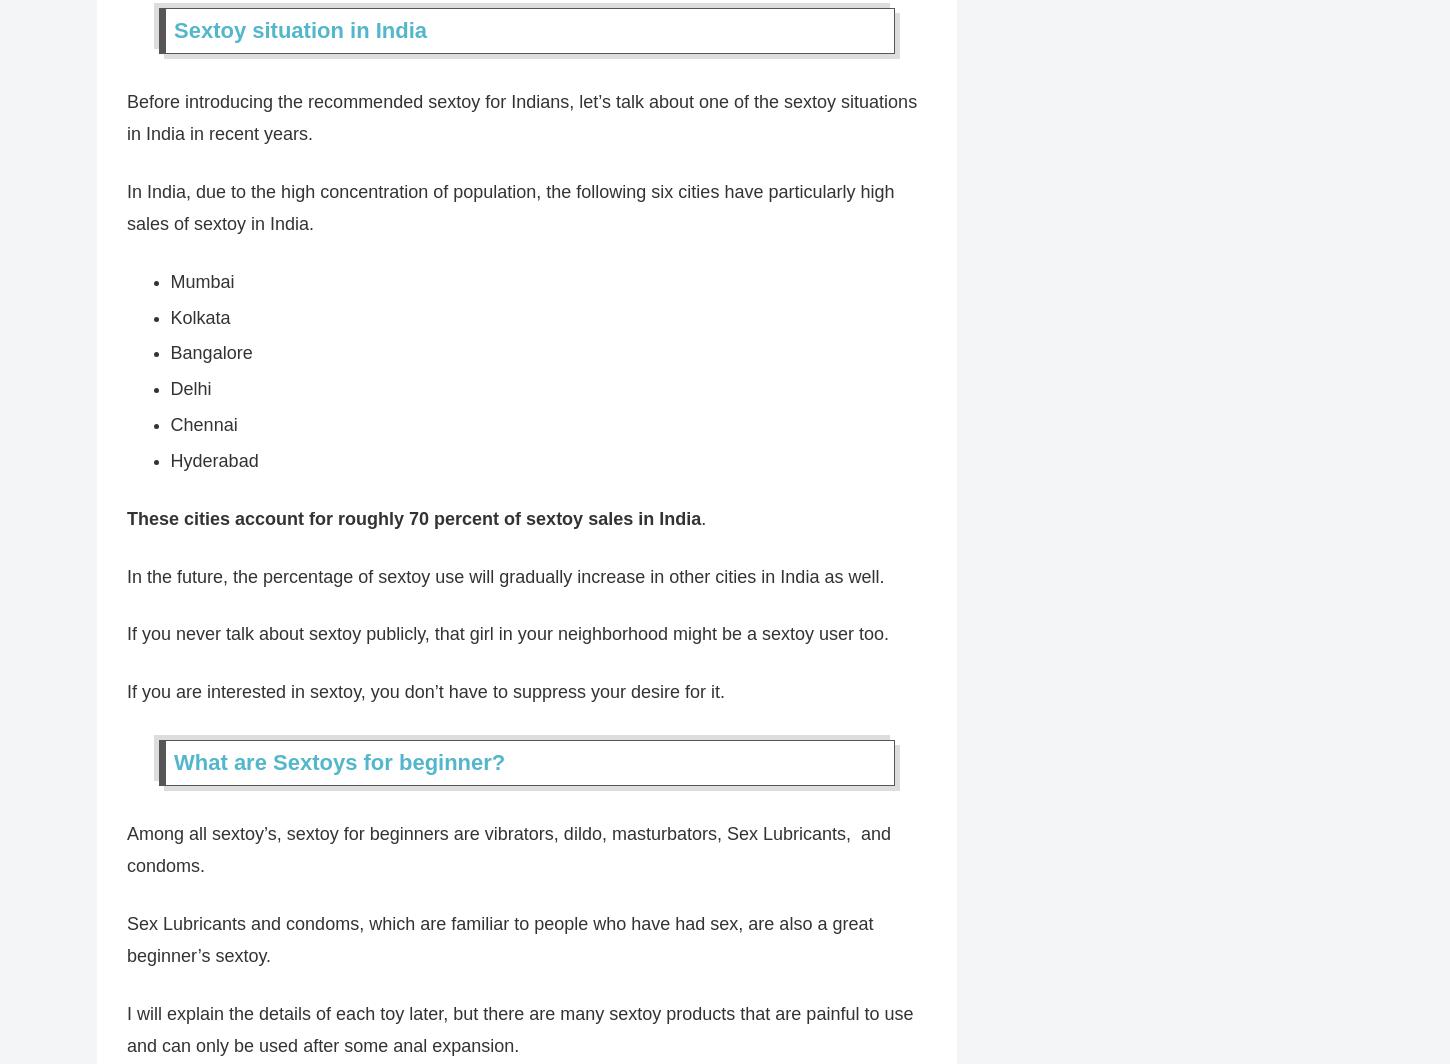 This screenshot has height=1064, width=1450. I want to click on 'Before introducing the recommended sextoy for Indians, let’s talk about one of the sextoy situations in India in recent years.', so click(522, 117).